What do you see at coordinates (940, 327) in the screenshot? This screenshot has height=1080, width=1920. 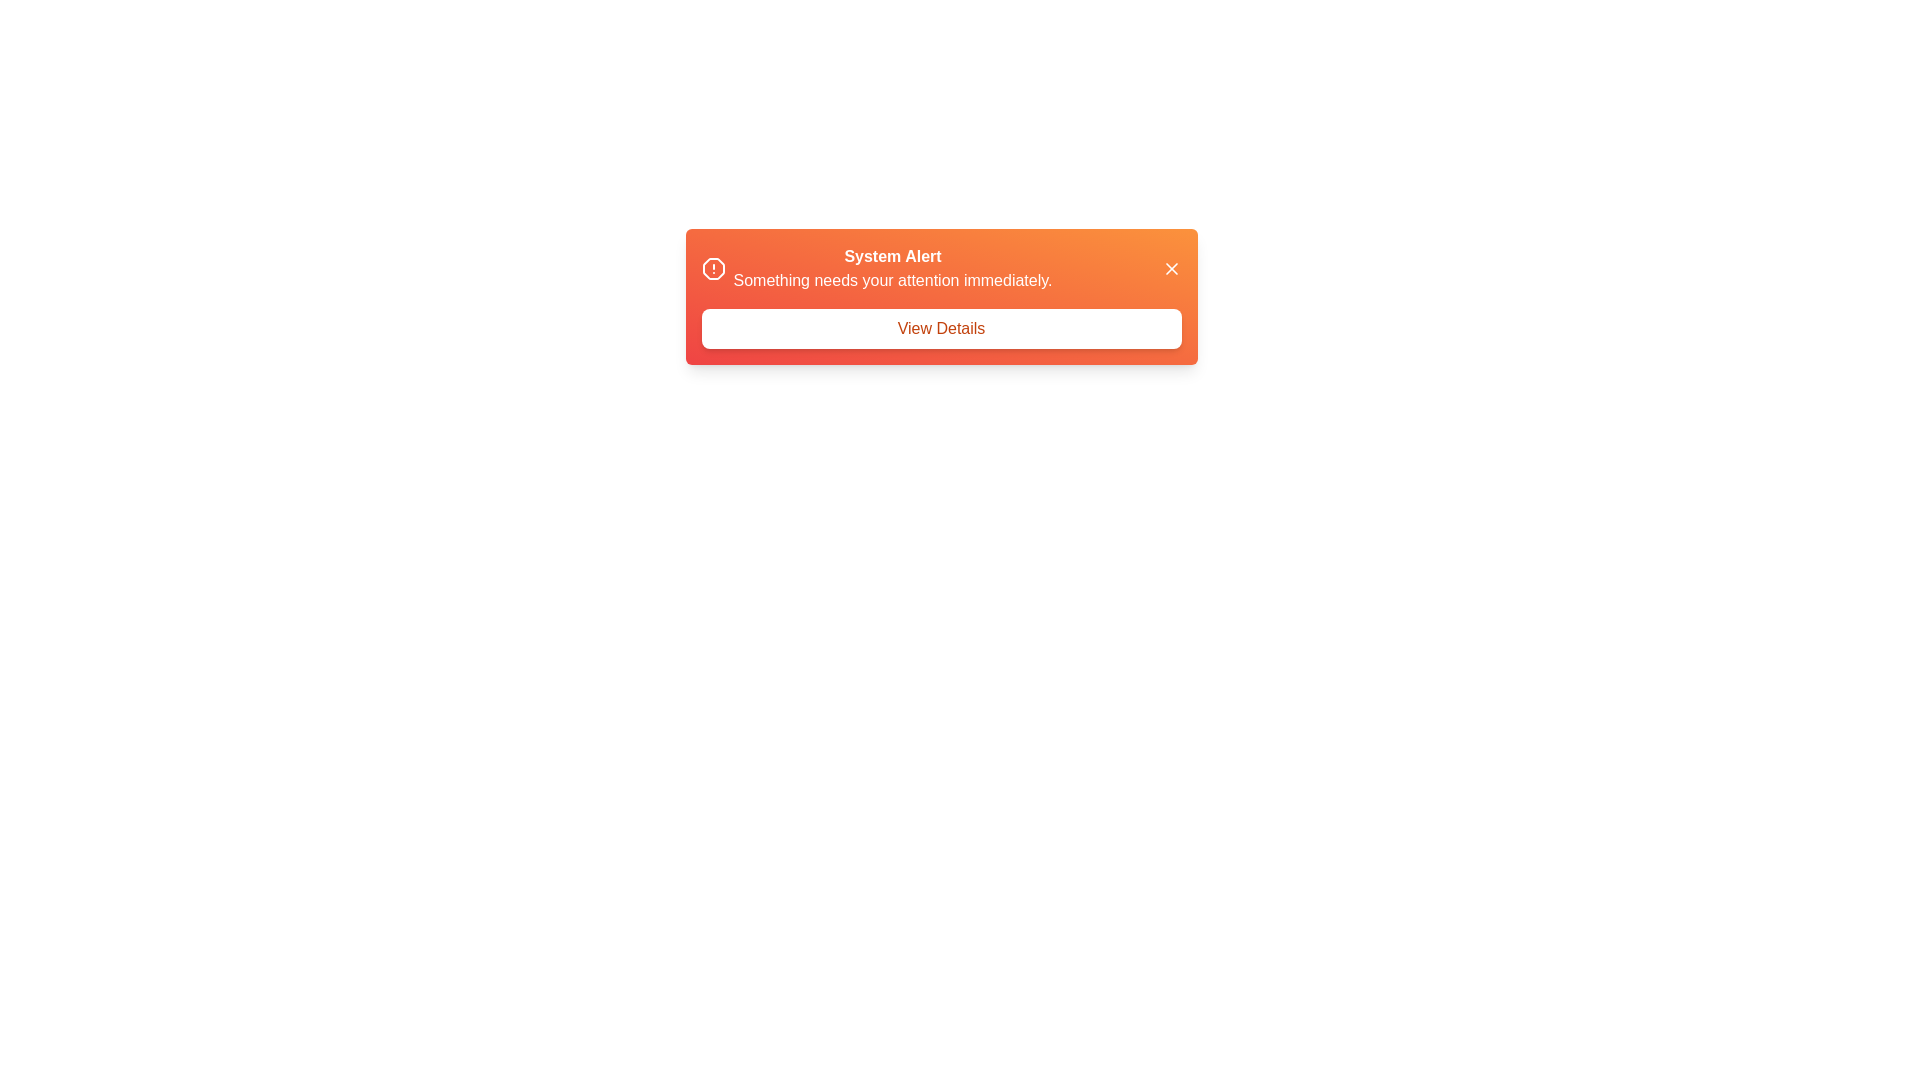 I see `the button intended for viewing more details about the alert to observe a background color change` at bounding box center [940, 327].